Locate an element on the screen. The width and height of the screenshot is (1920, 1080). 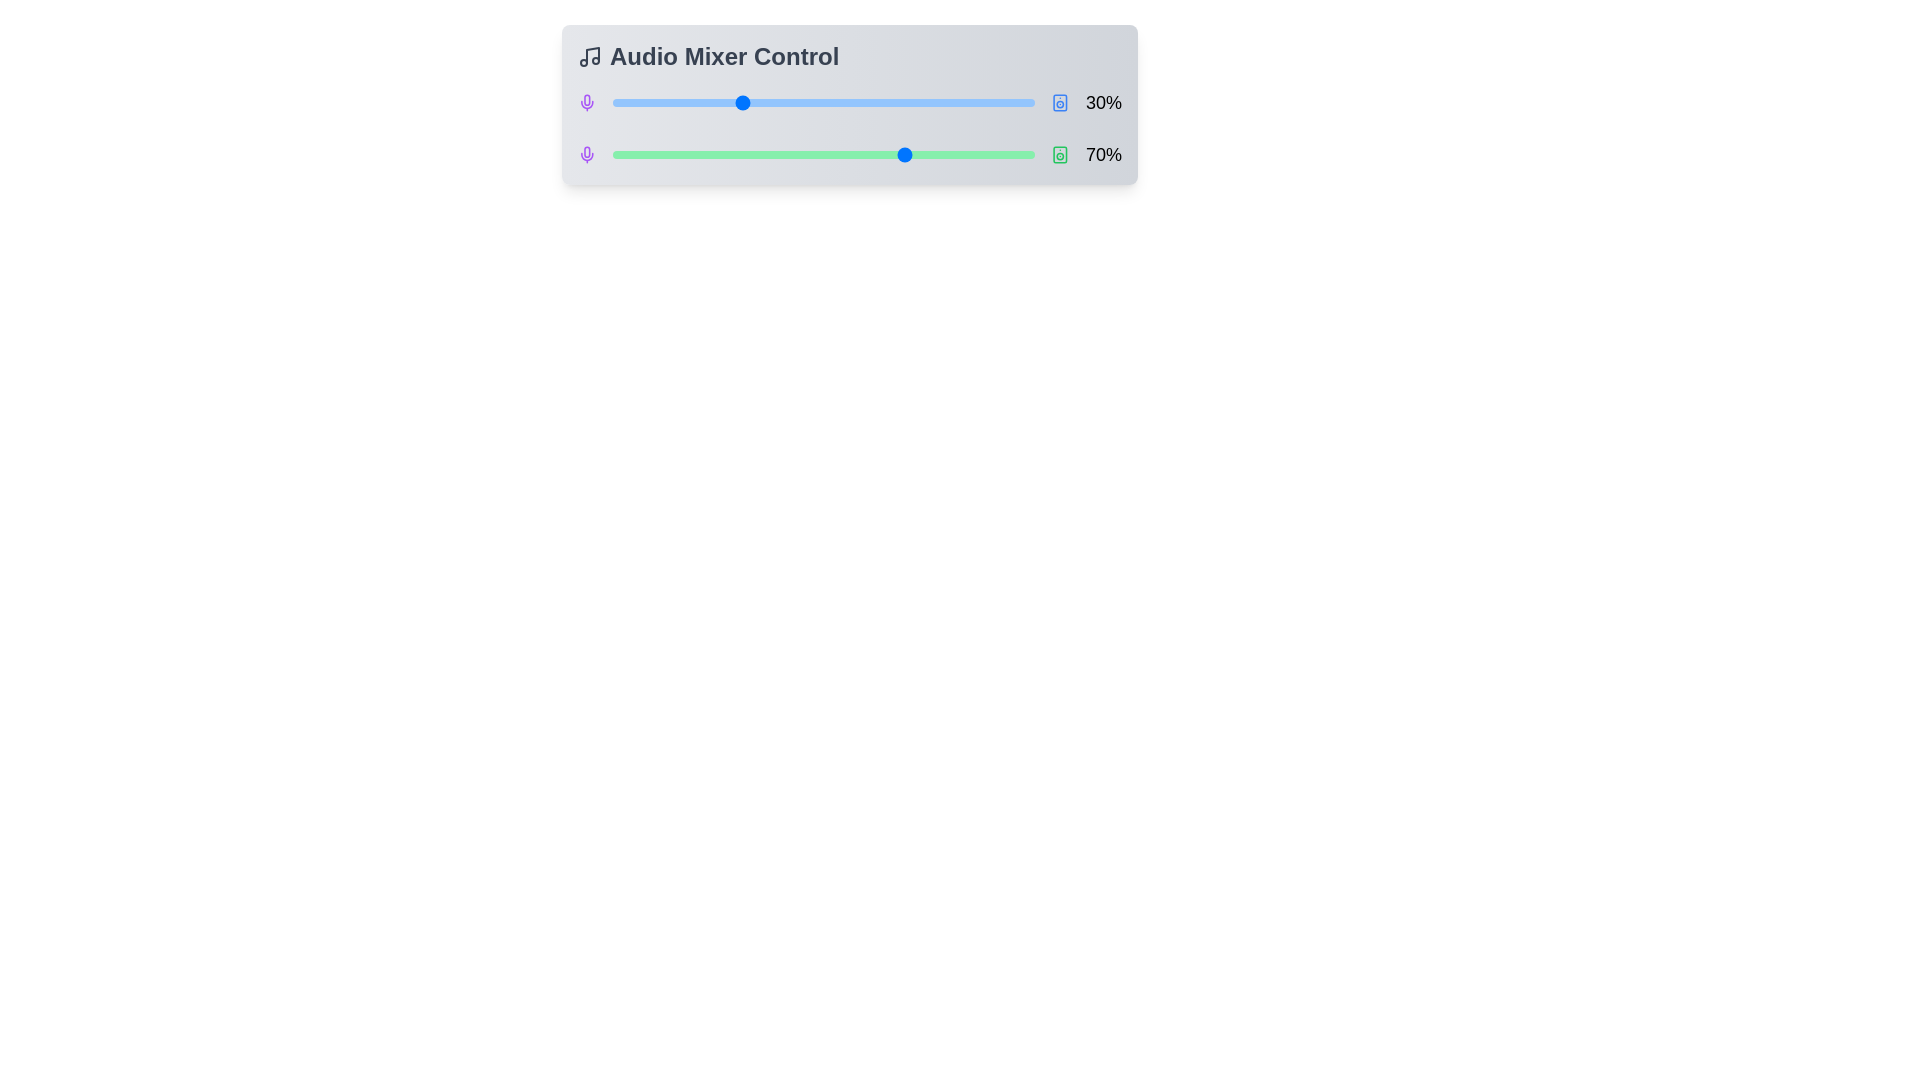
the microphone icon, which is styled in purple and is the first element in the Audio Mixer Control section is located at coordinates (586, 151).